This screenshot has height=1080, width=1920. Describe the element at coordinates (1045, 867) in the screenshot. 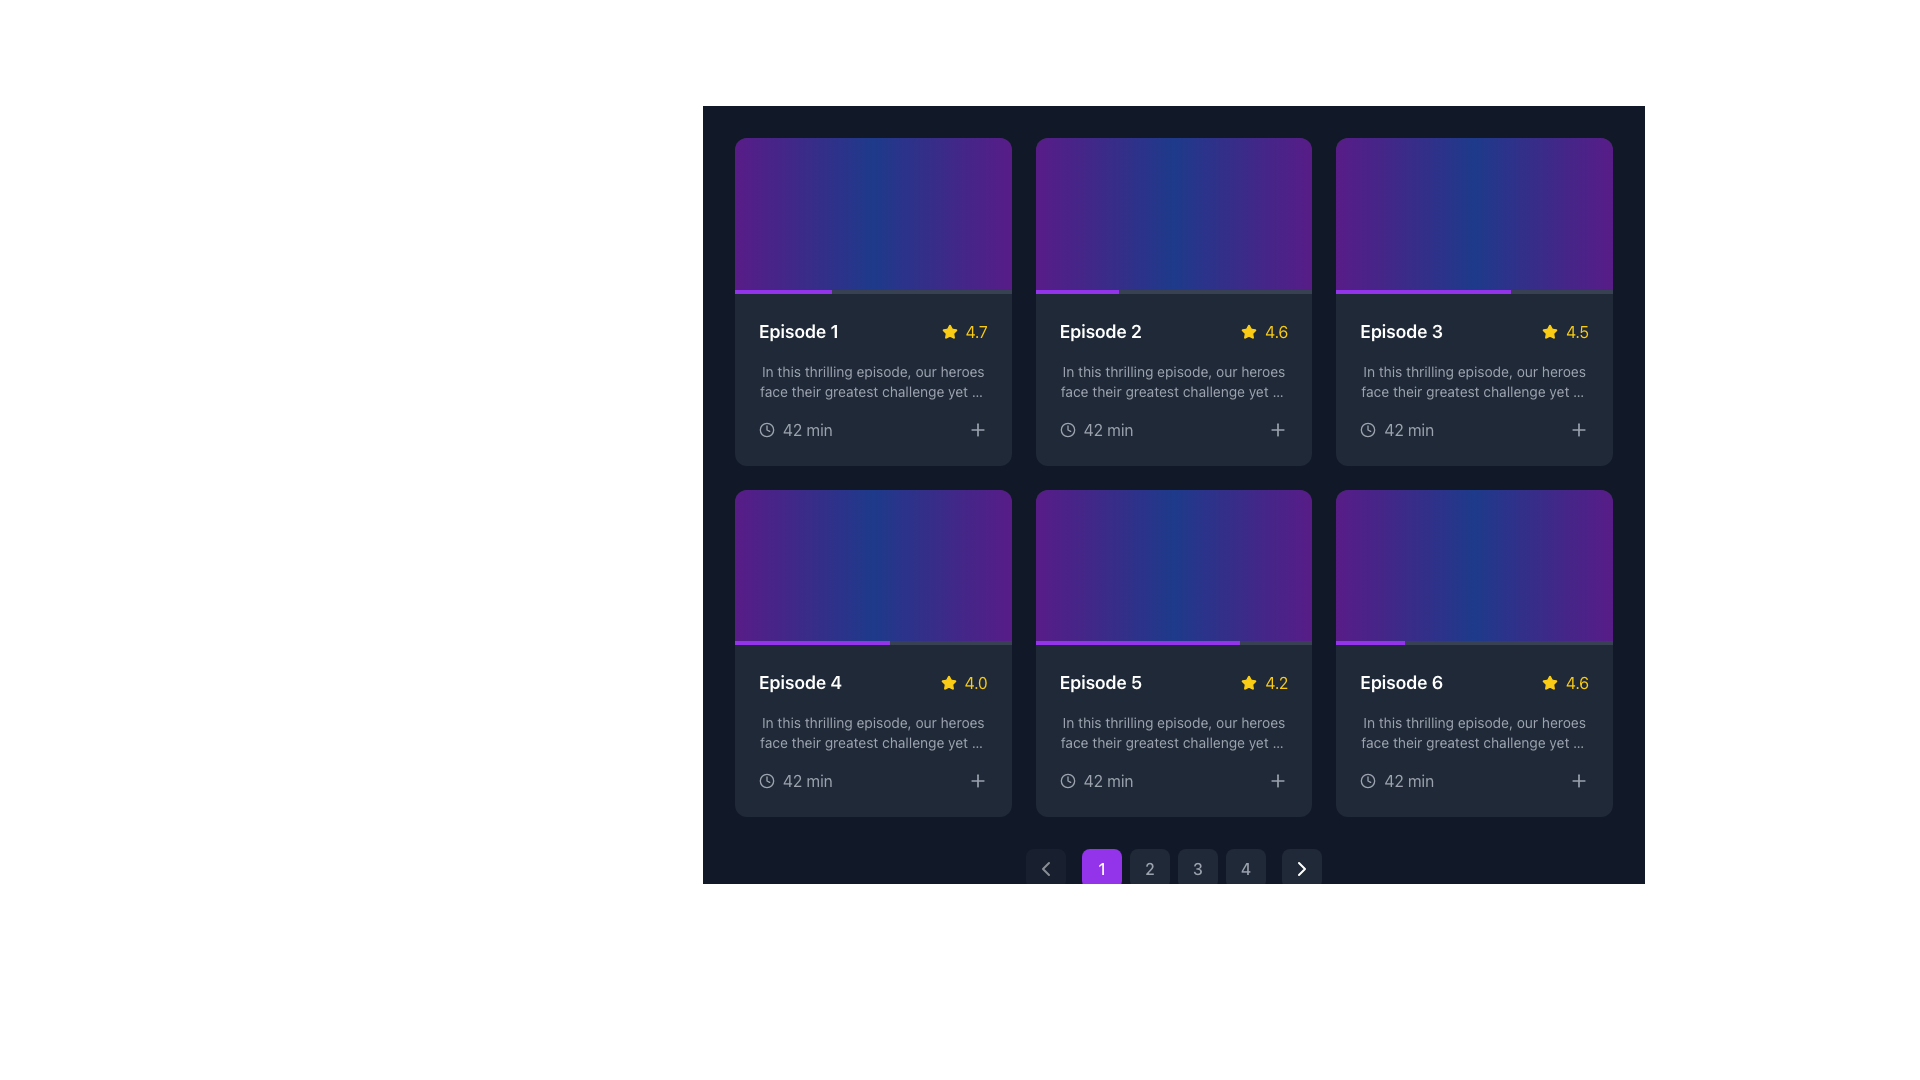

I see `the left-pointing chevron arrow SVG icon` at that location.